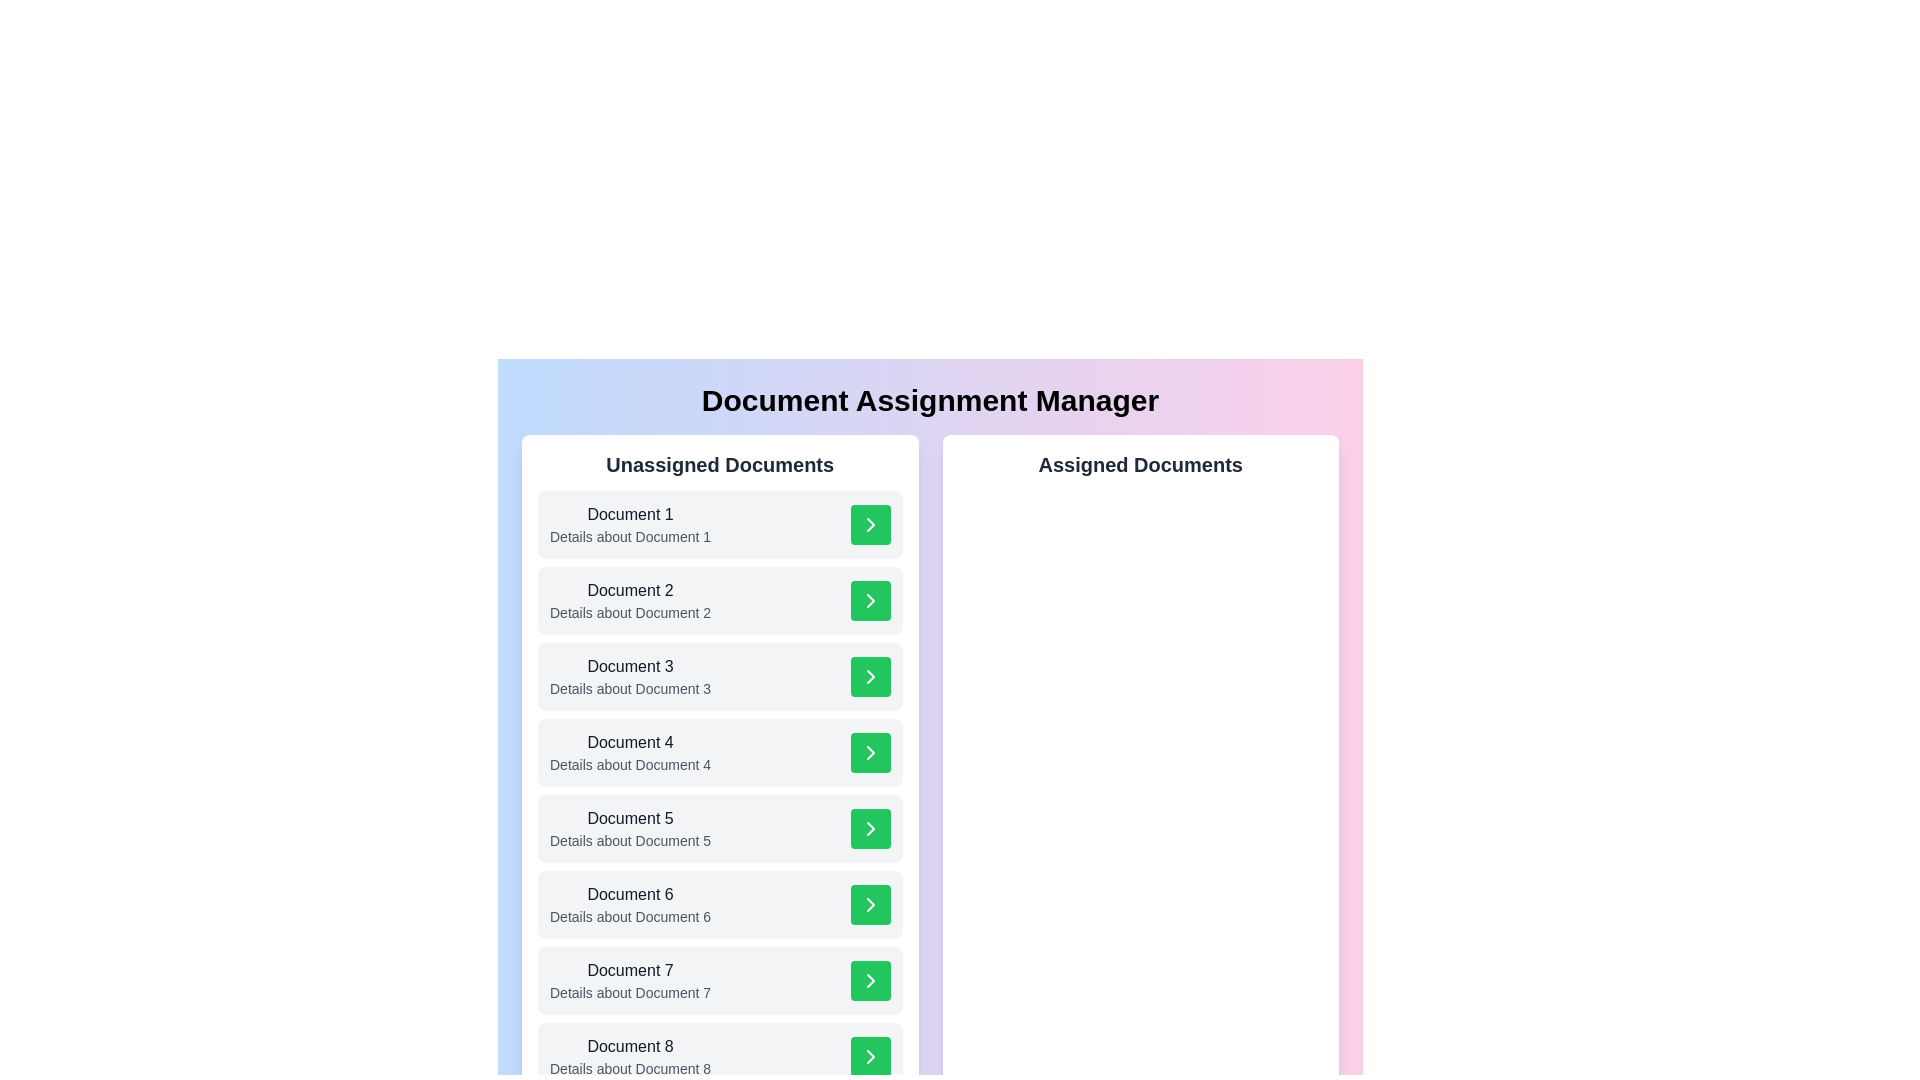 The height and width of the screenshot is (1080, 1920). What do you see at coordinates (720, 905) in the screenshot?
I see `the list item representing 'Document 6'` at bounding box center [720, 905].